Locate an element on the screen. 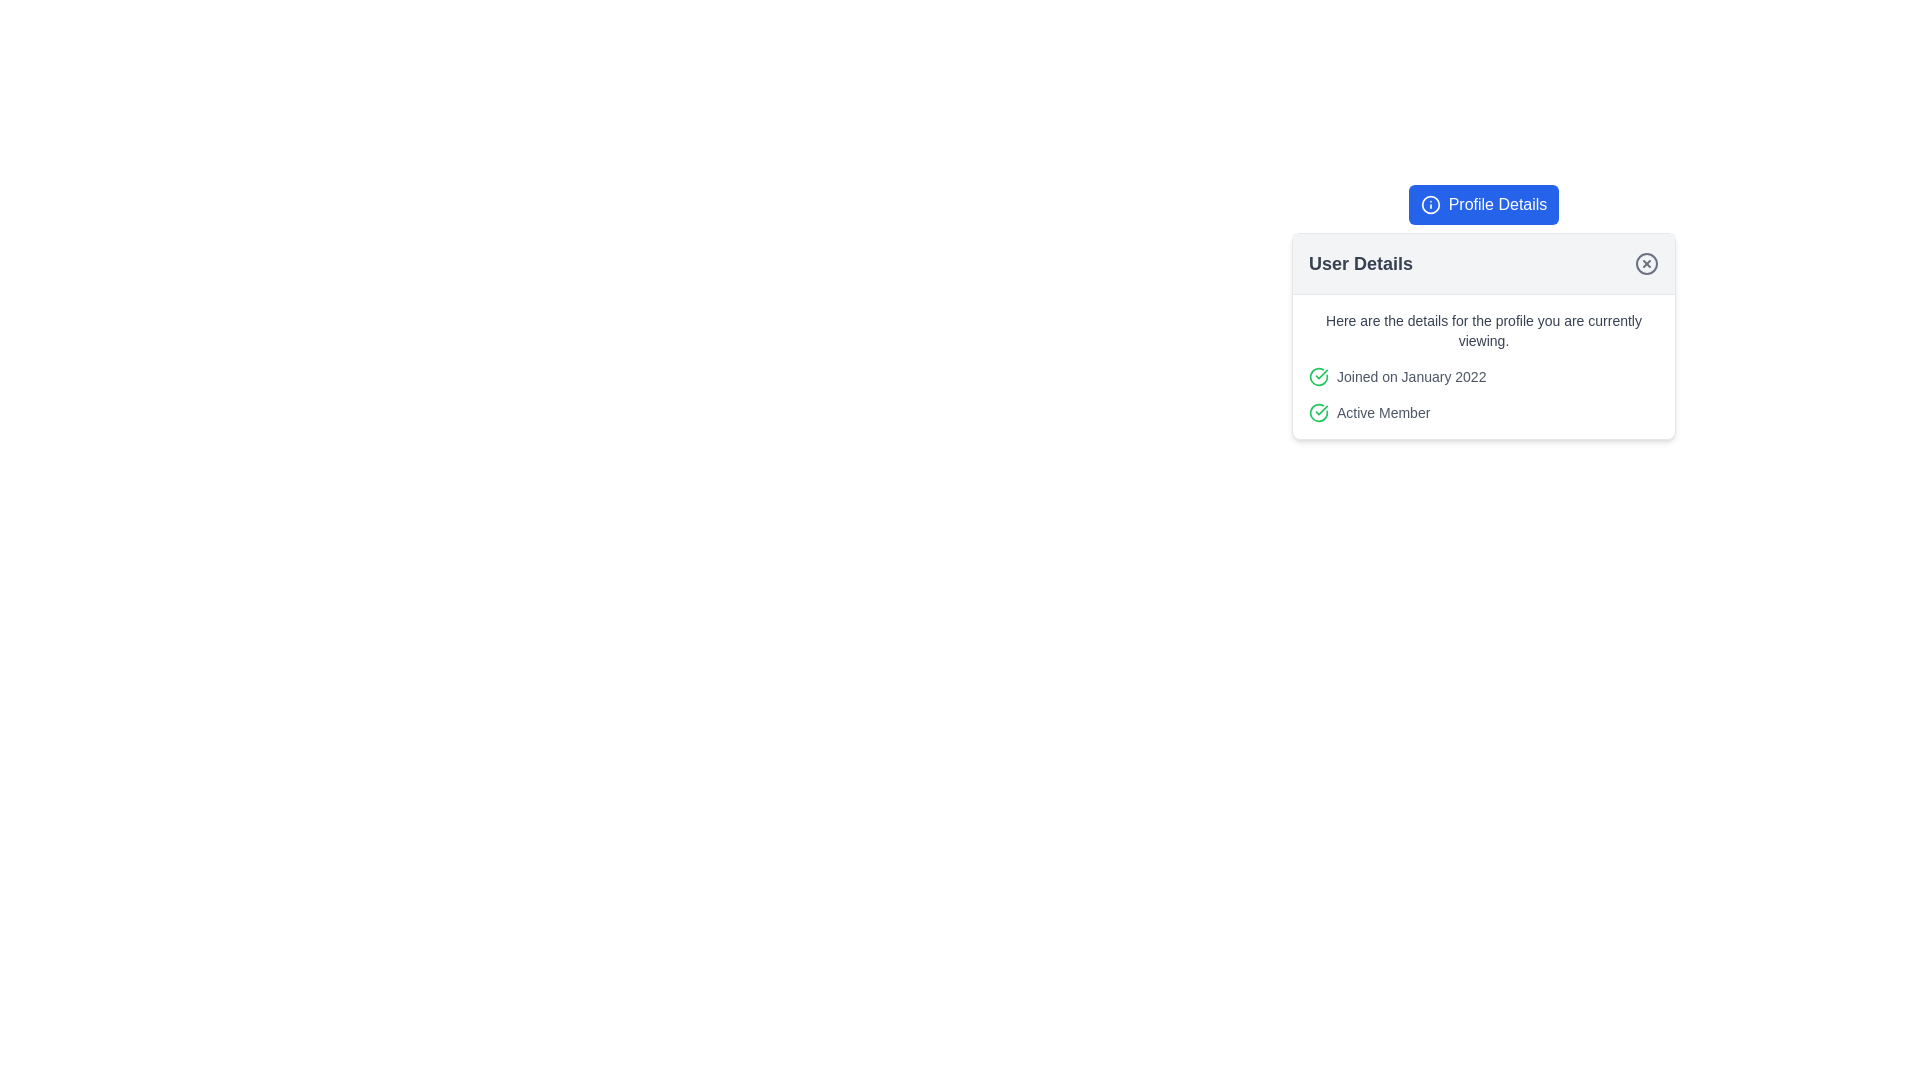 The image size is (1920, 1080). the green circular icon with a checkmark that indicates an Active Member, located next to the 'Active Member' label in the 'User Details' section is located at coordinates (1319, 411).